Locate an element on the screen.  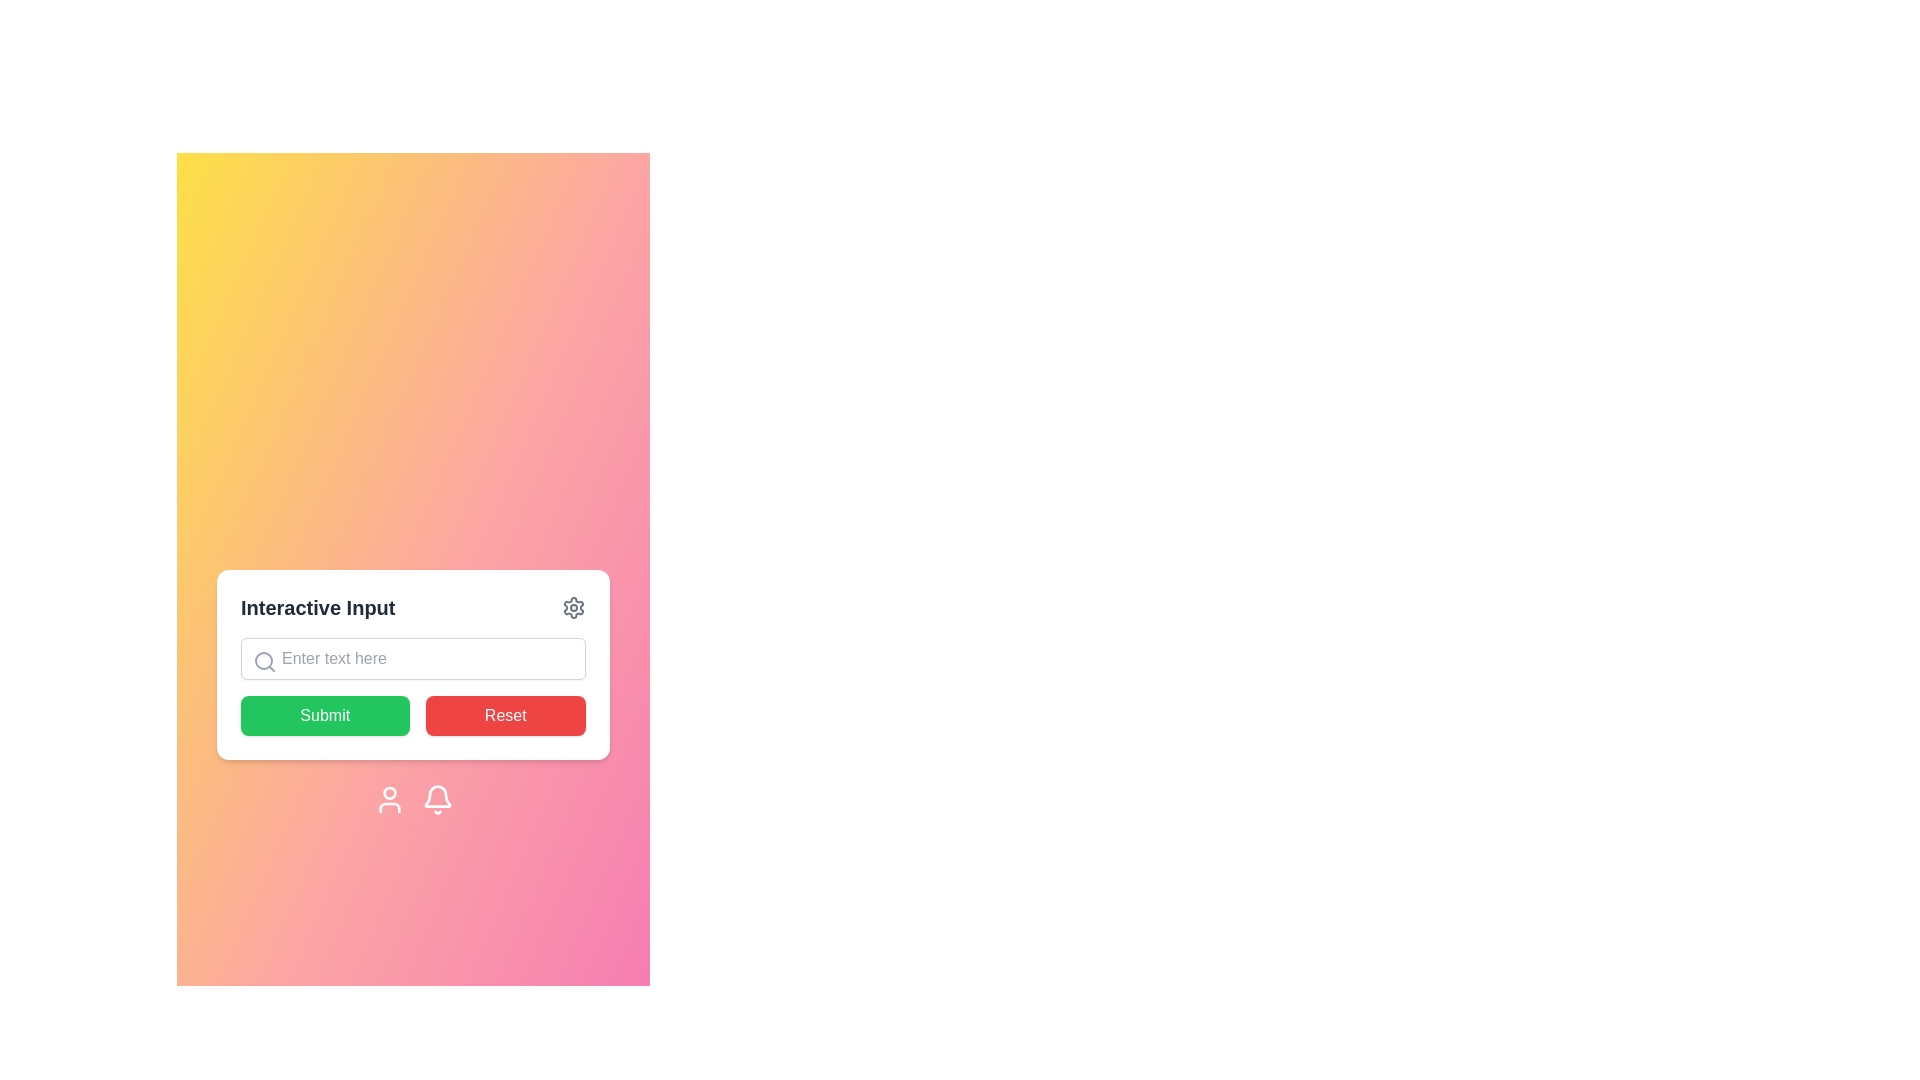
the bell icon located centrally at the bottom of the main panel is located at coordinates (436, 798).